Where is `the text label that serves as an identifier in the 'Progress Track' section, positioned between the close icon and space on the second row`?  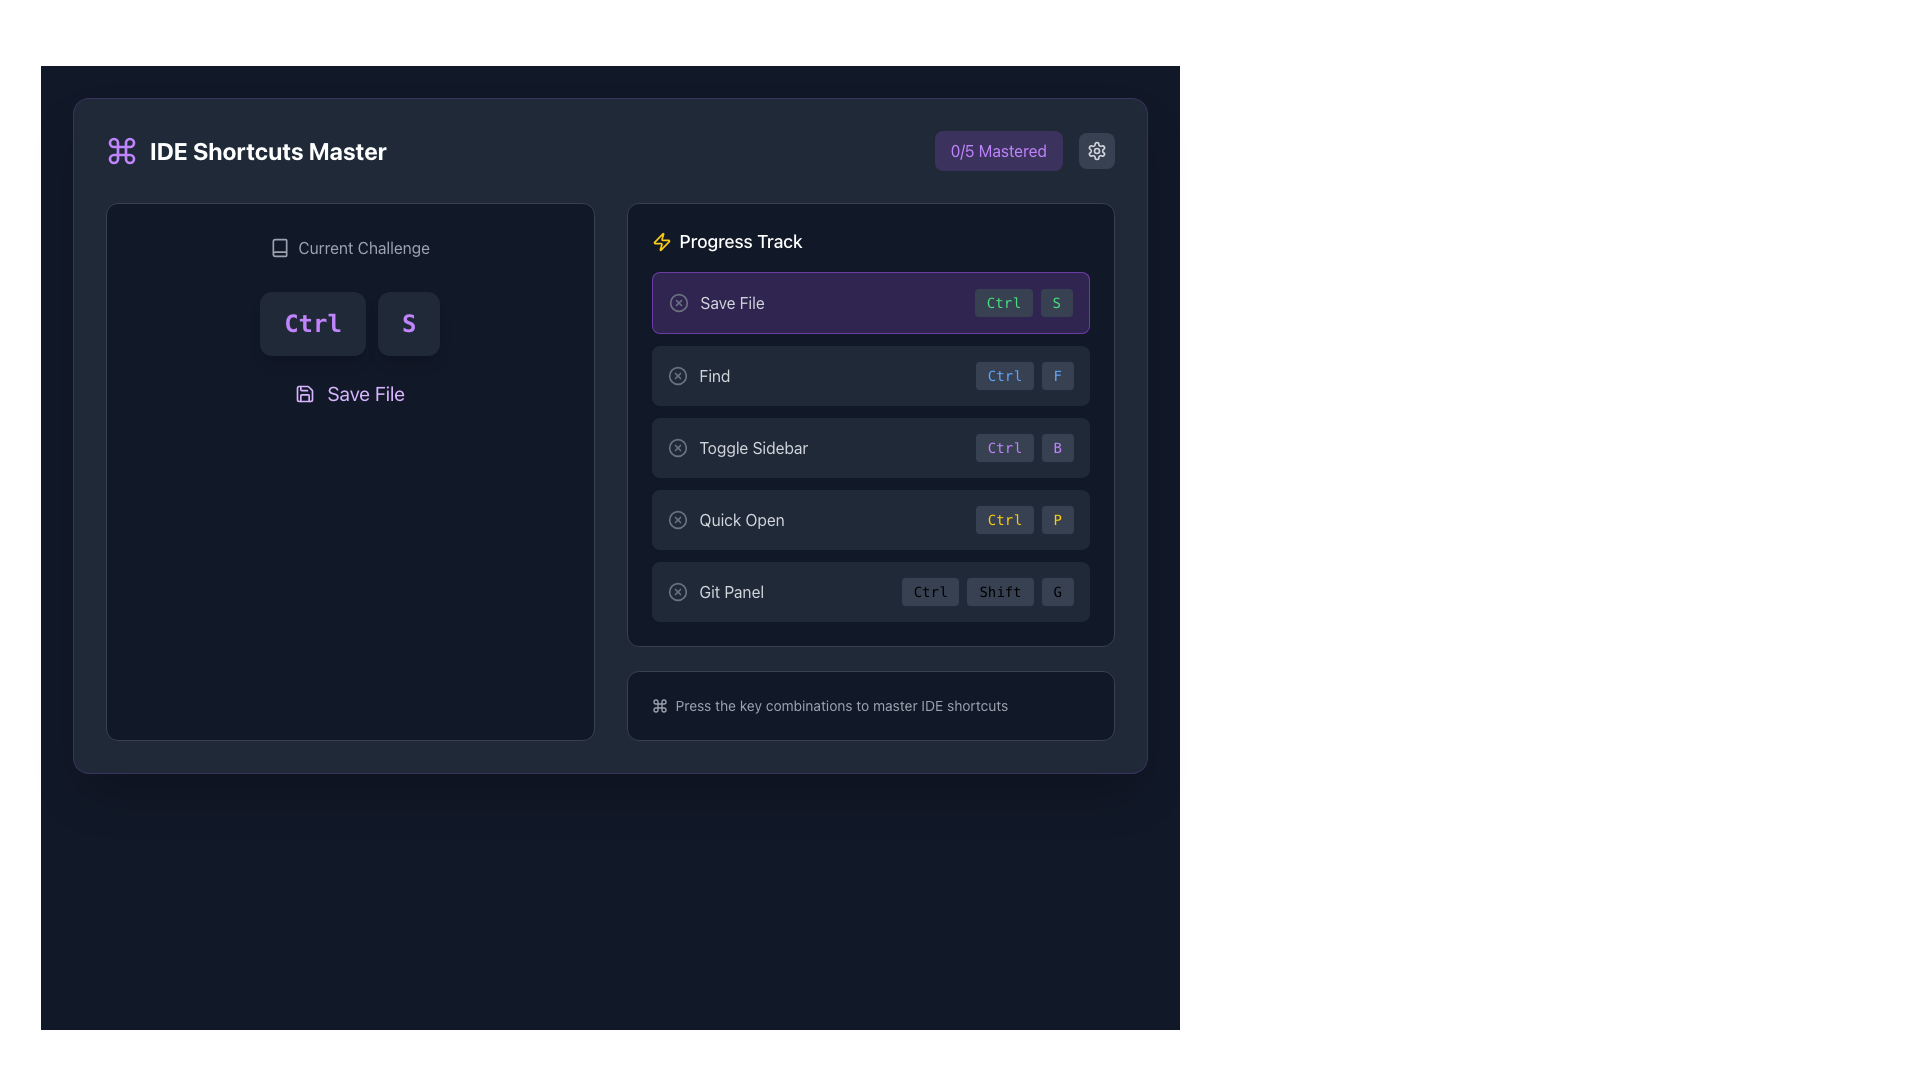 the text label that serves as an identifier in the 'Progress Track' section, positioned between the close icon and space on the second row is located at coordinates (715, 375).